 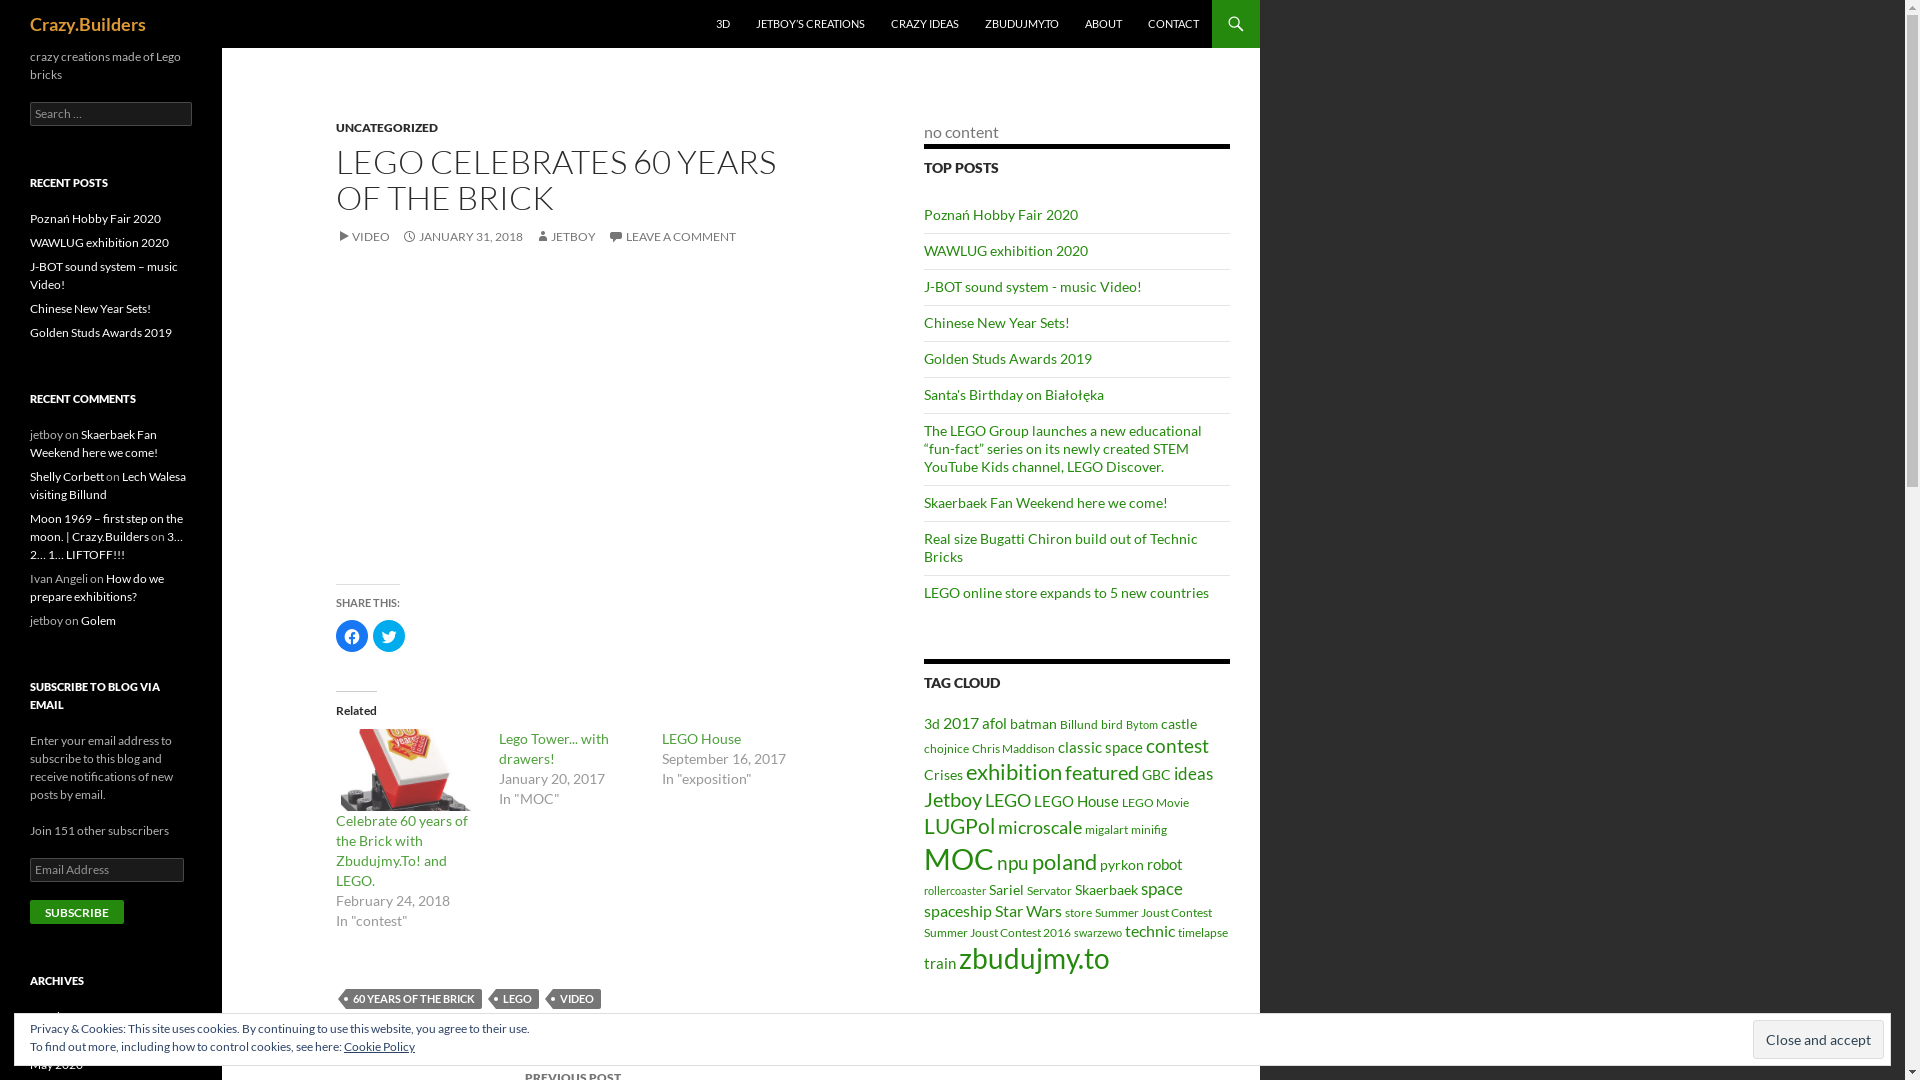 What do you see at coordinates (1173, 23) in the screenshot?
I see `'CONTACT'` at bounding box center [1173, 23].